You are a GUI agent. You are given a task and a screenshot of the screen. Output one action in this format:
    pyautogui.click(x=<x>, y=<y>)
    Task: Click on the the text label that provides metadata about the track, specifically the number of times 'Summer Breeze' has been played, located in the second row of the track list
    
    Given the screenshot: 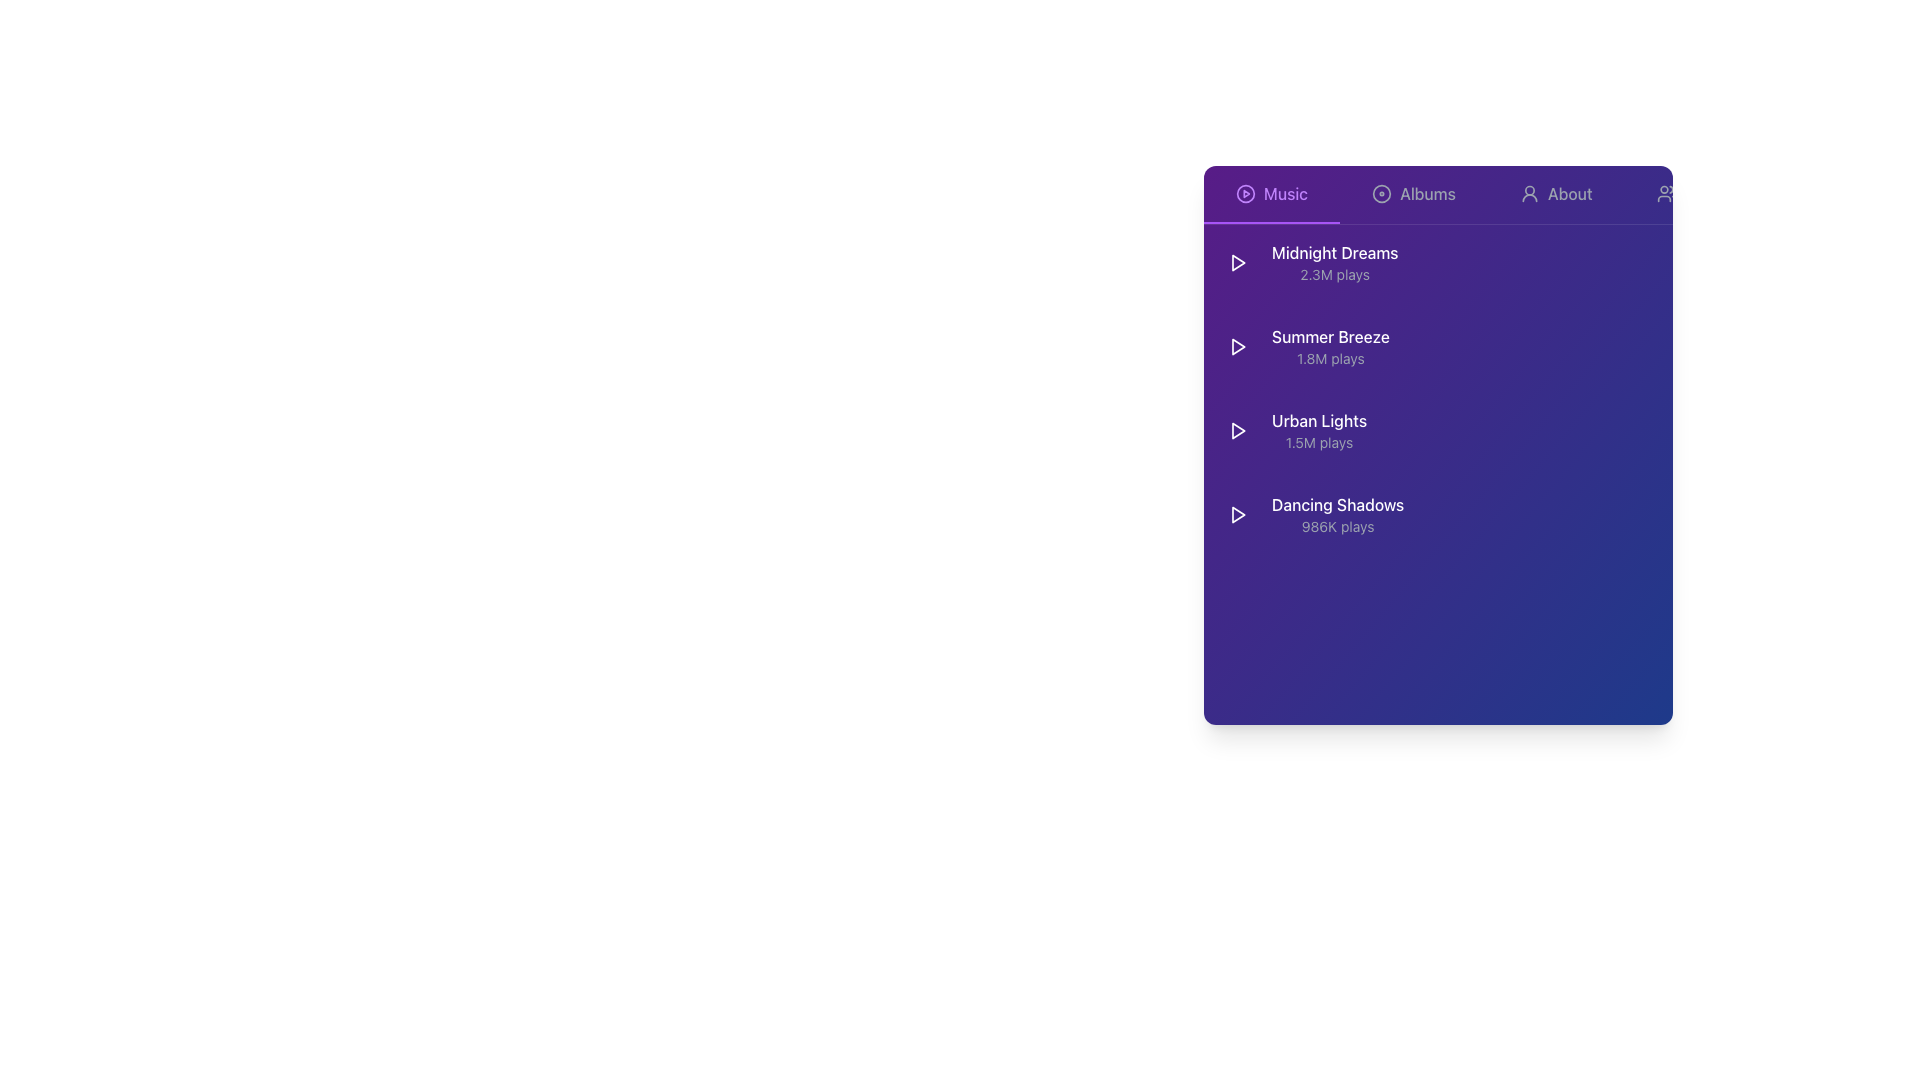 What is the action you would take?
    pyautogui.click(x=1330, y=357)
    